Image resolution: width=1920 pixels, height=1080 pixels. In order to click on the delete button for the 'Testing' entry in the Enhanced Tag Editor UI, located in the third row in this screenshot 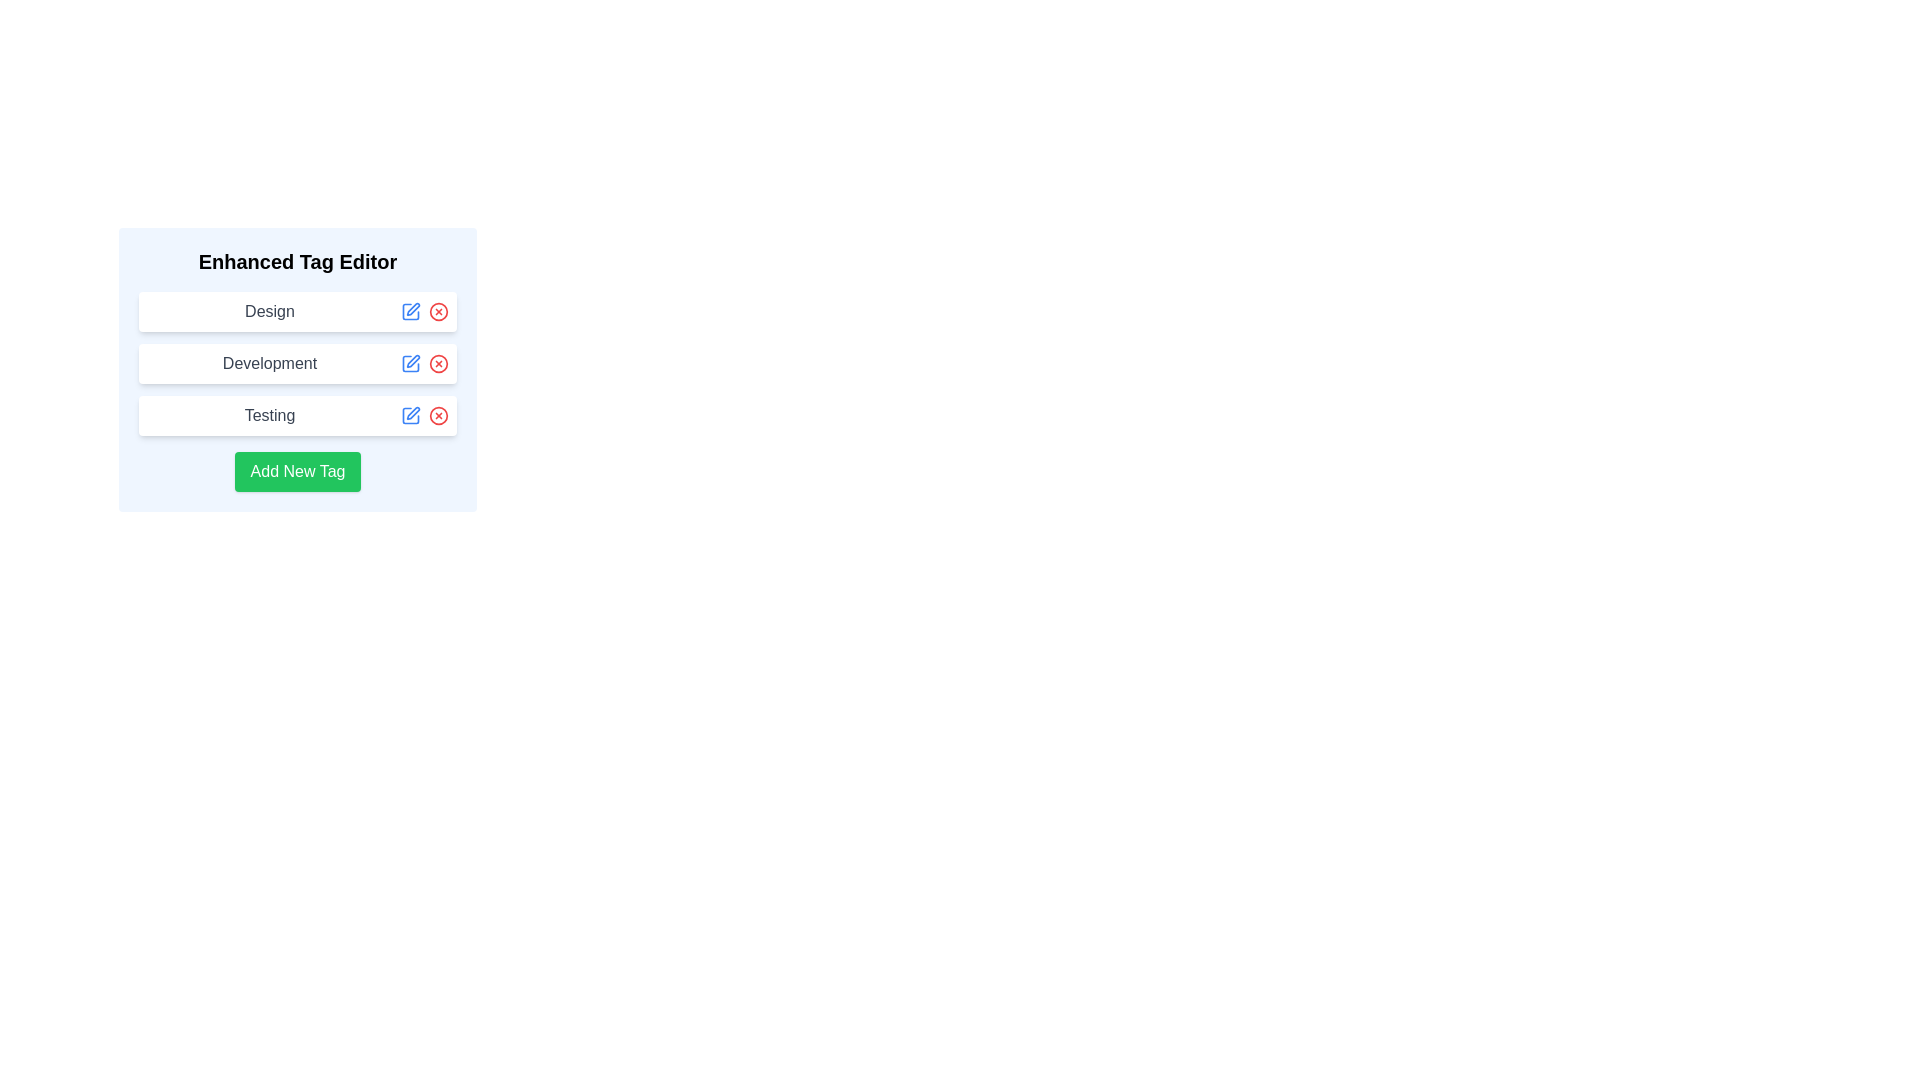, I will do `click(437, 415)`.